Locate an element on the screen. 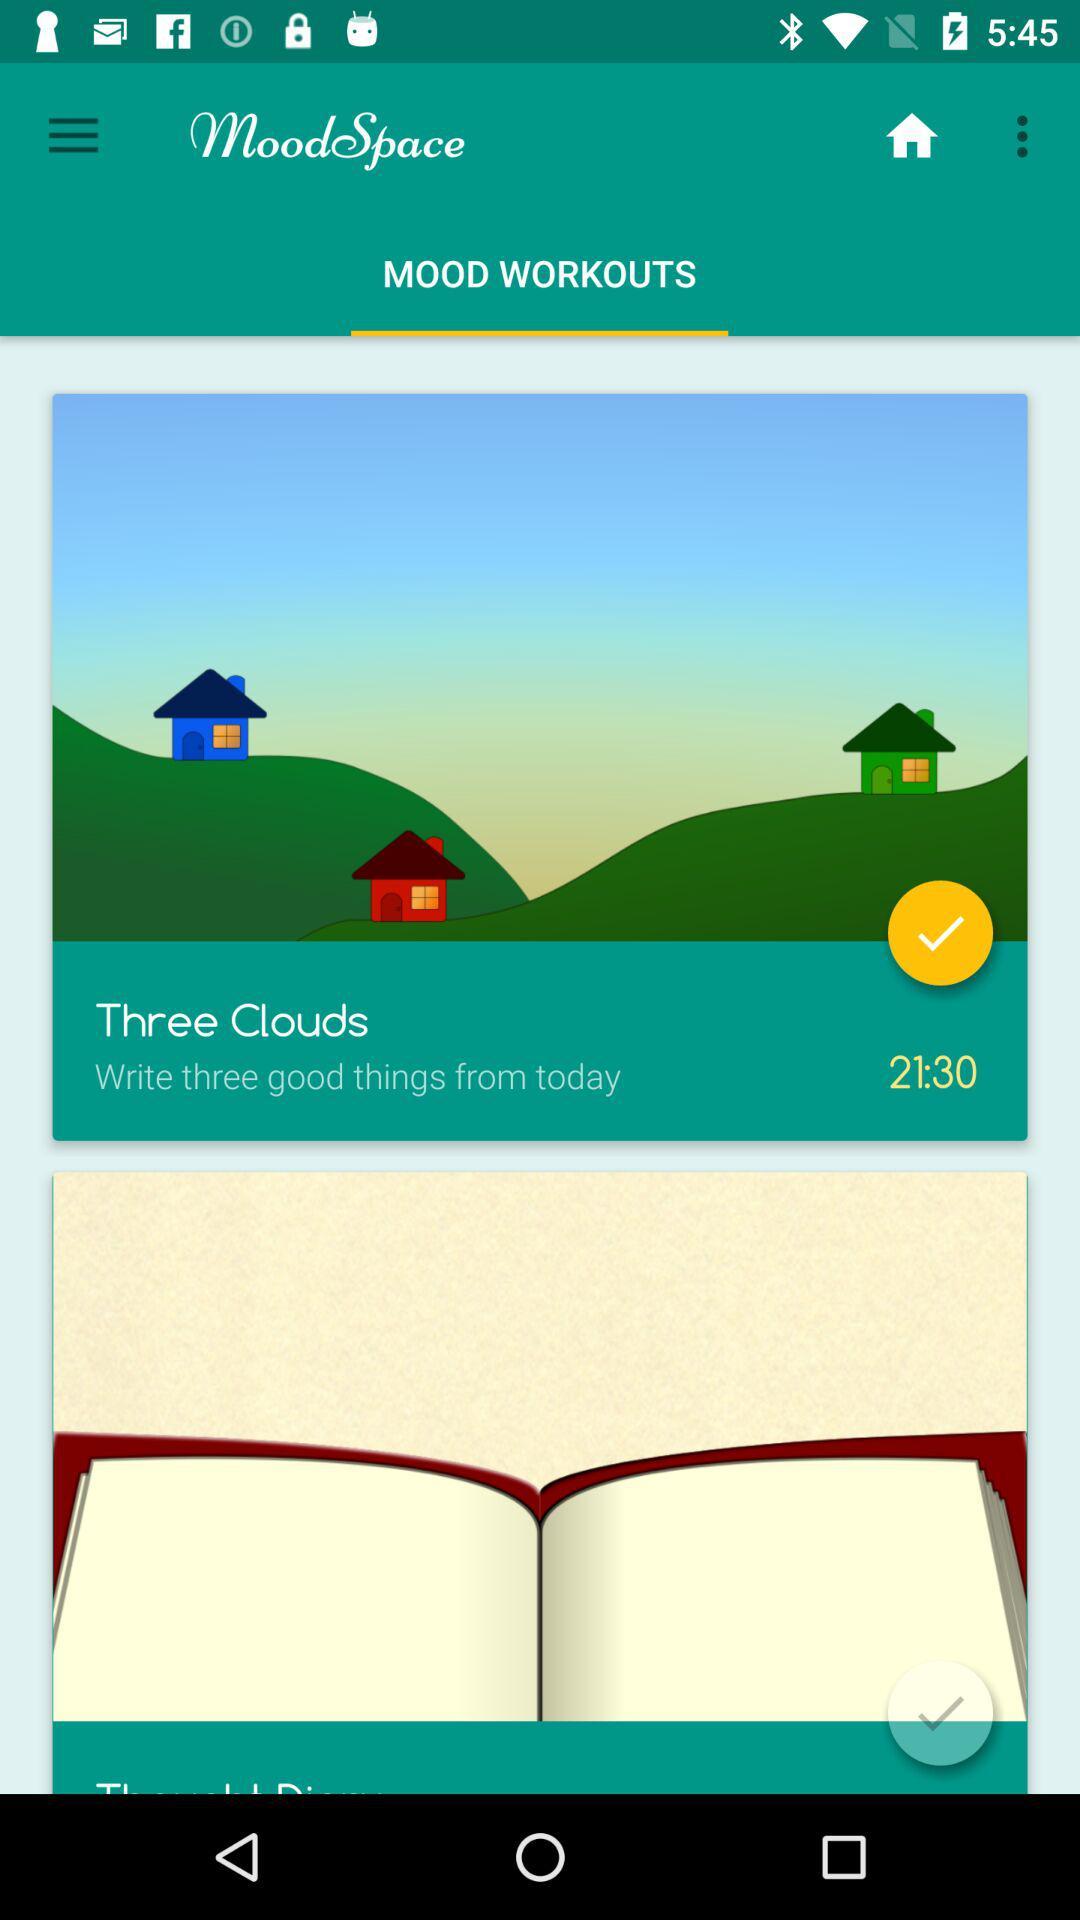 The width and height of the screenshot is (1080, 1920). confirm selection is located at coordinates (940, 1712).